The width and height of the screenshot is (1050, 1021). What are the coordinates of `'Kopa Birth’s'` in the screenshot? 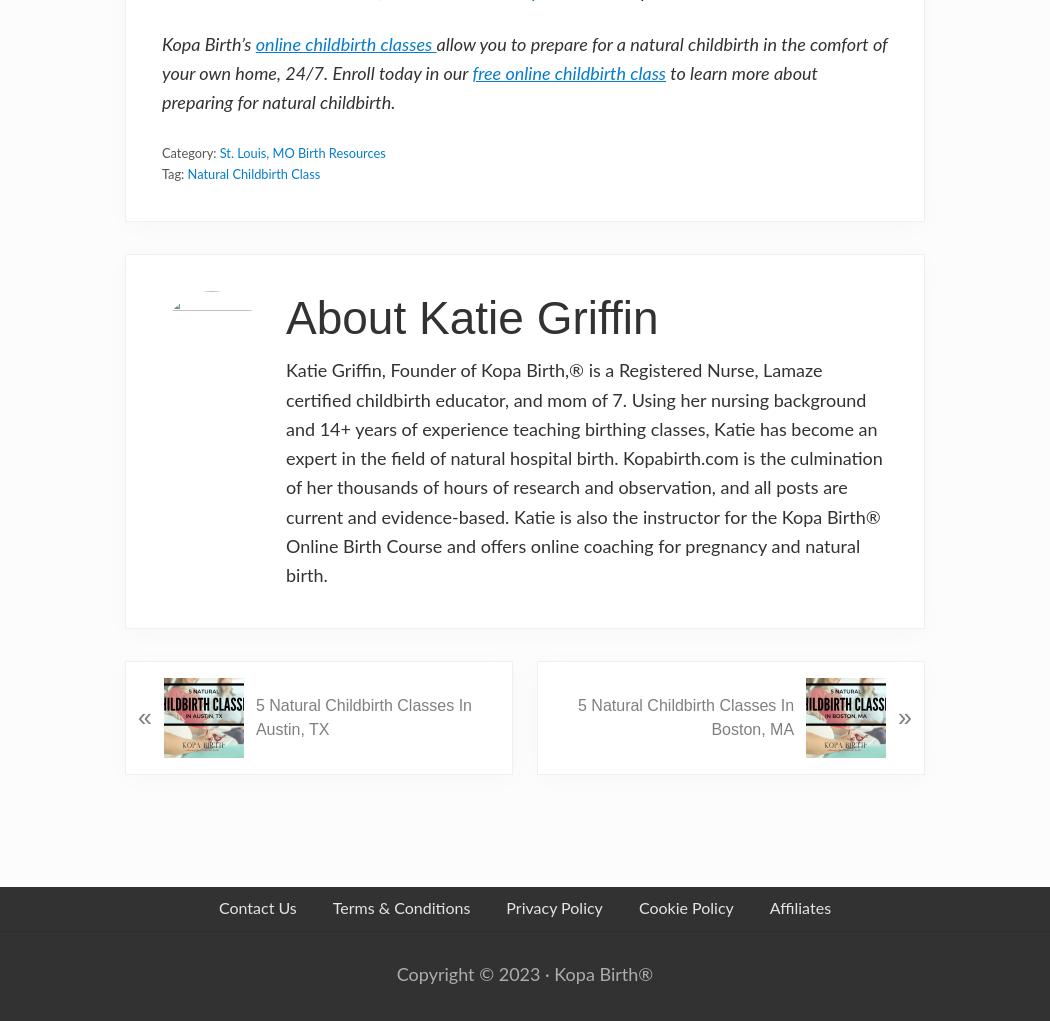 It's located at (162, 45).